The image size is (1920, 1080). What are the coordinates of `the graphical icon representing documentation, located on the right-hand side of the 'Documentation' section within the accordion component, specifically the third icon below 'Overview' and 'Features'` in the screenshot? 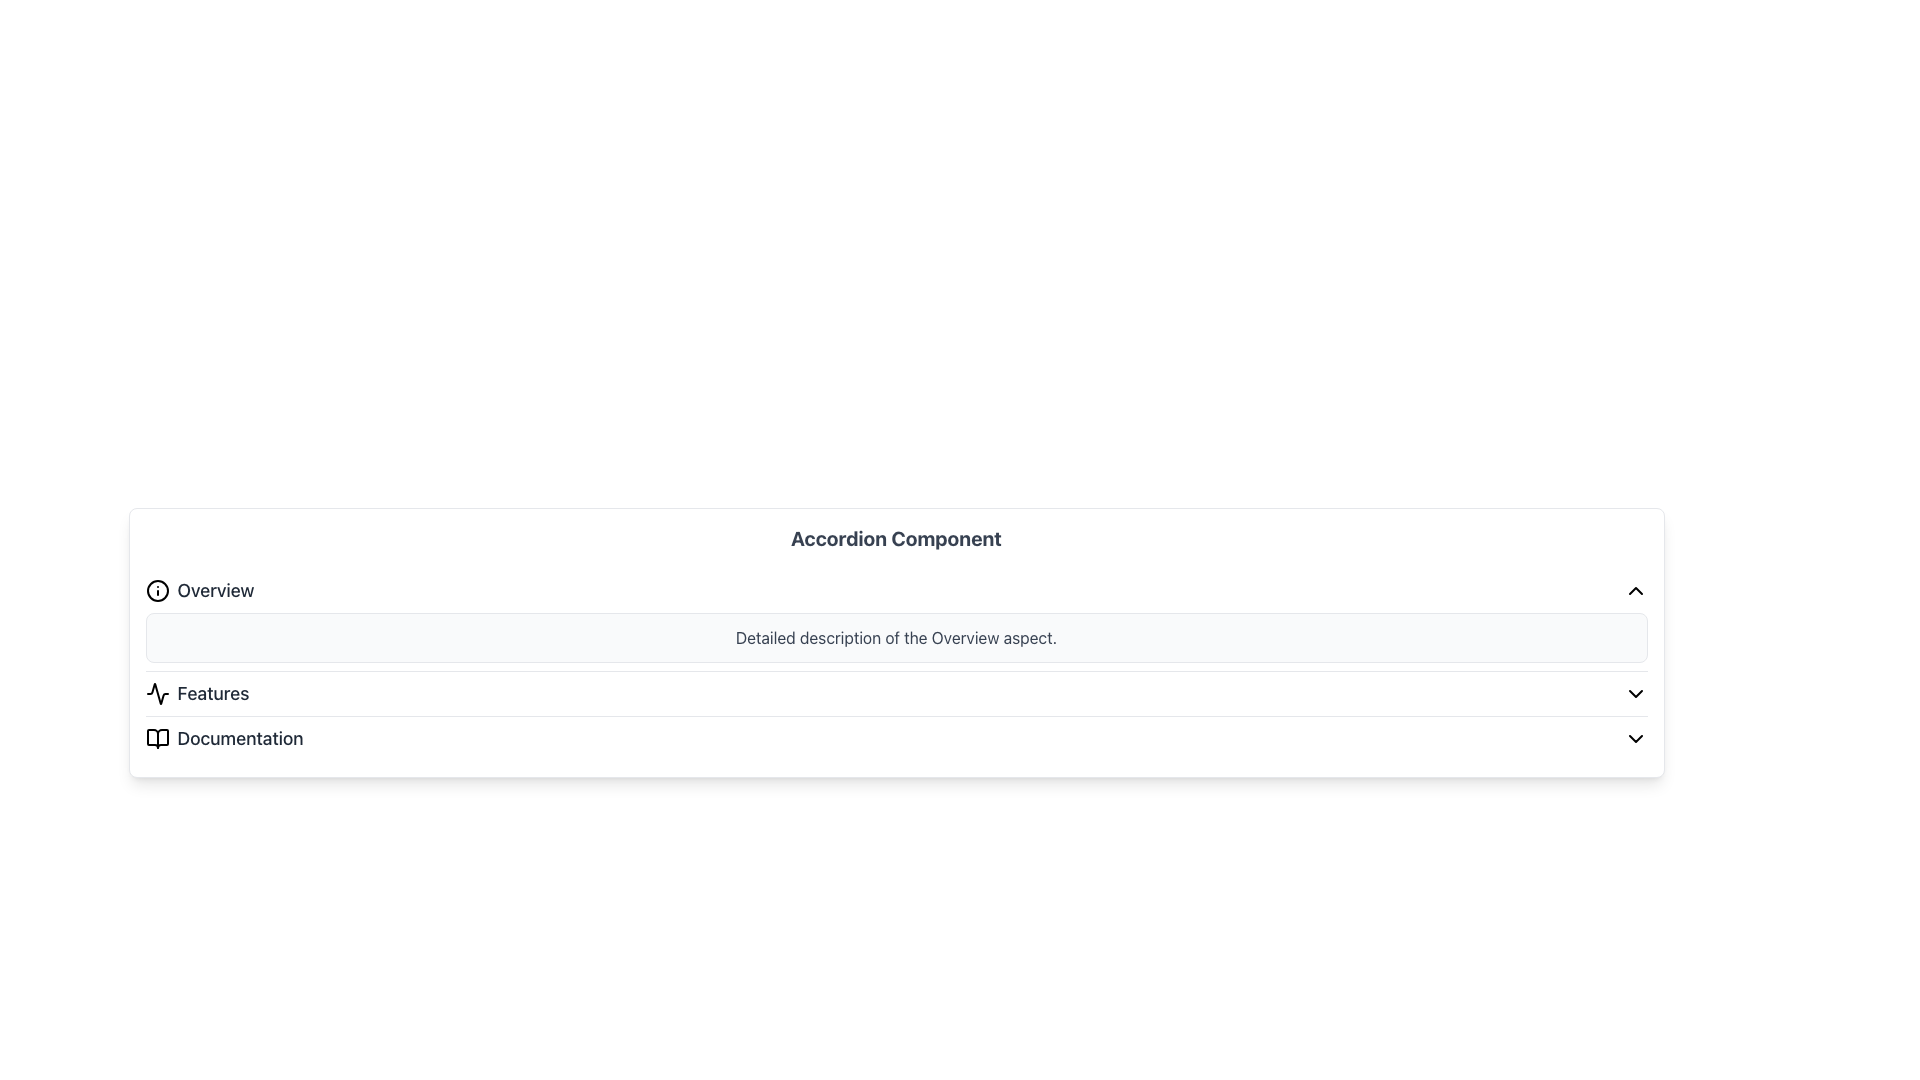 It's located at (156, 739).